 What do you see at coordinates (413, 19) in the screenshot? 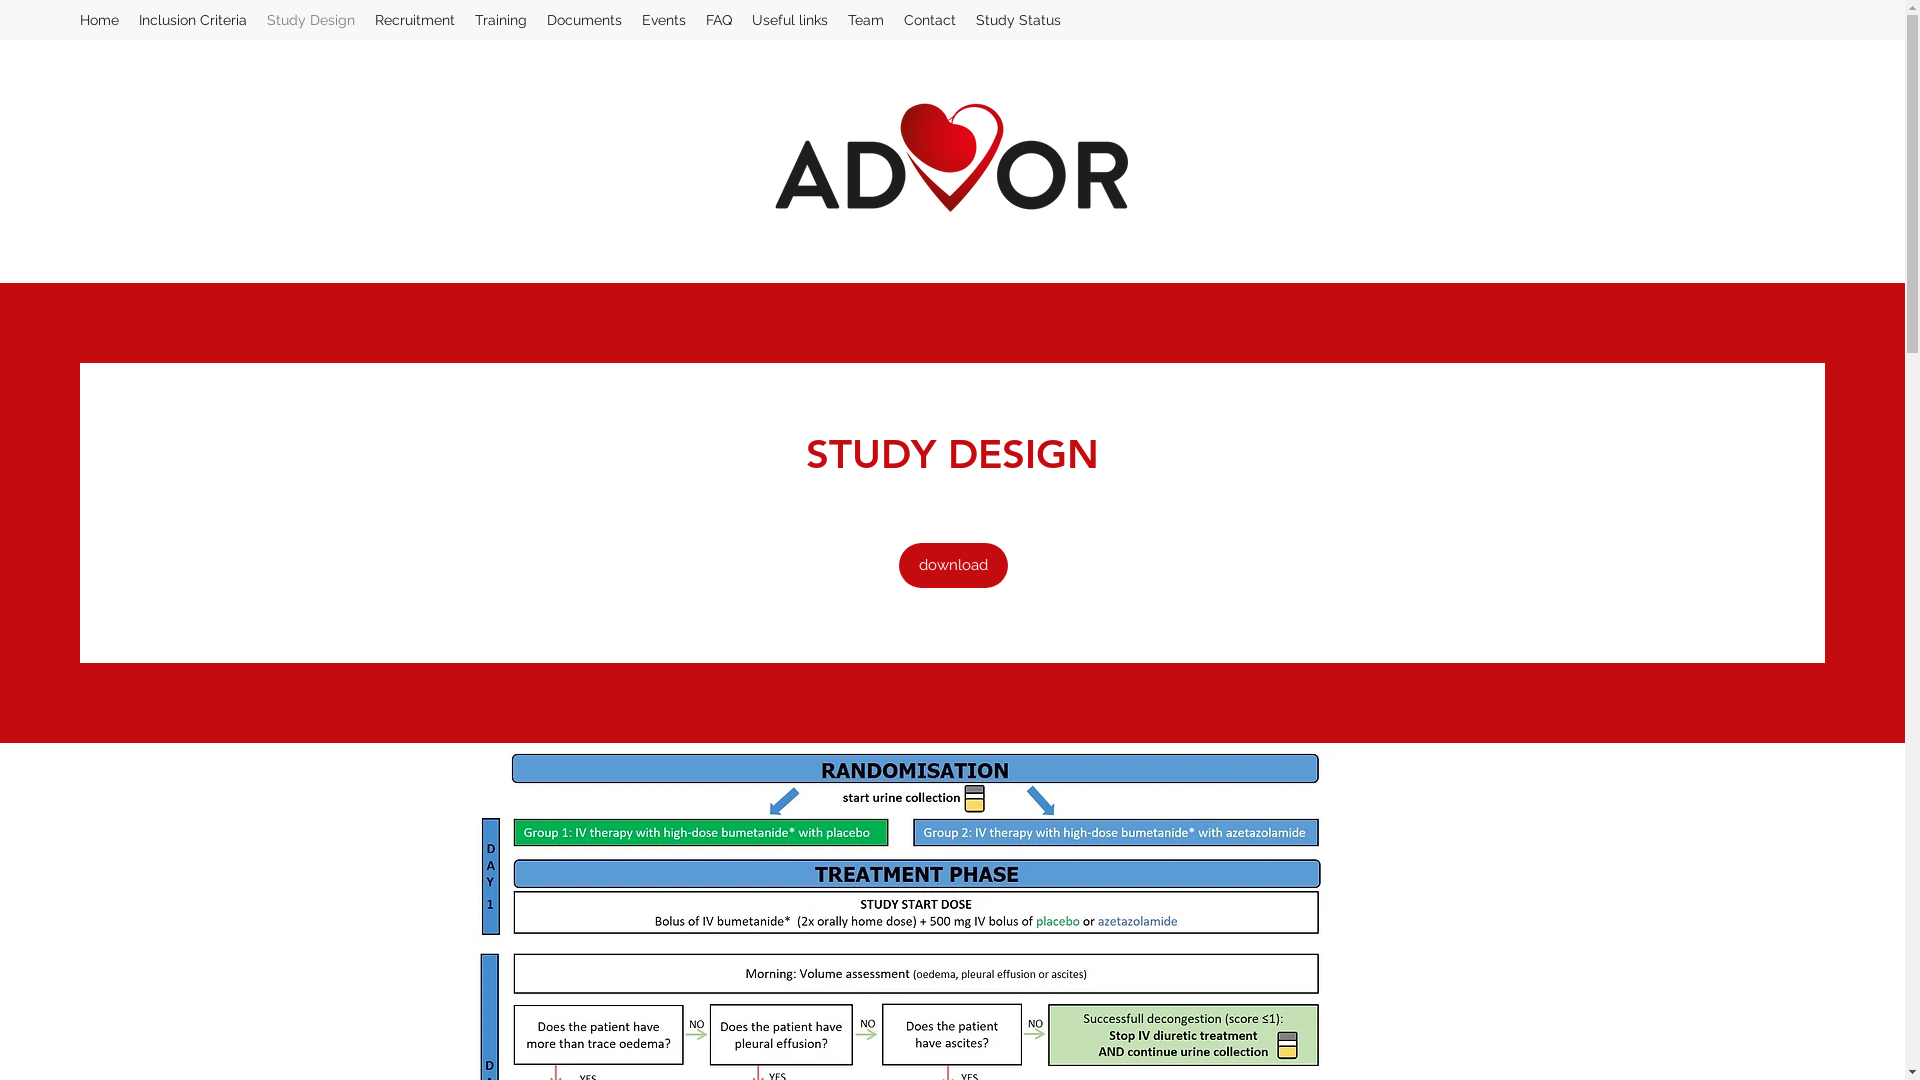
I see `'Recruitment'` at bounding box center [413, 19].